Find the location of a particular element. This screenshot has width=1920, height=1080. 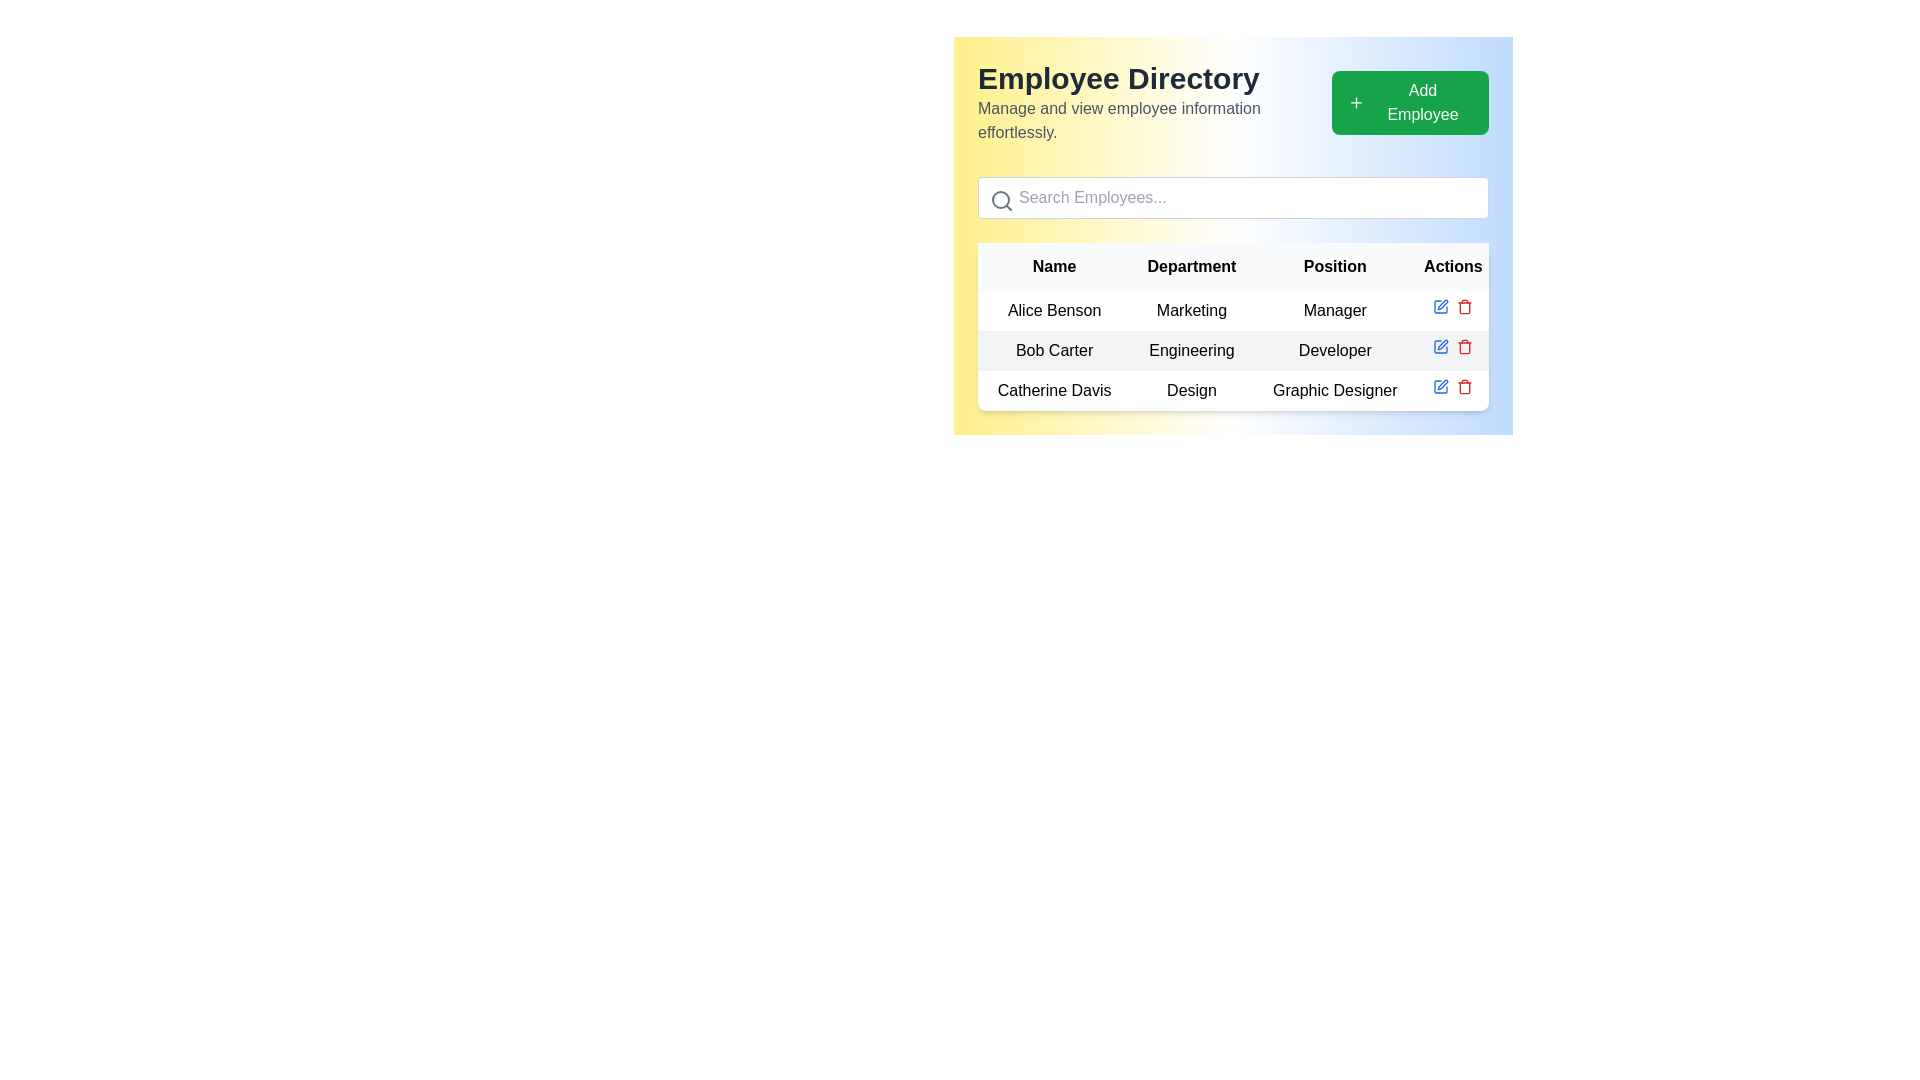

the second data row of the employee table is located at coordinates (1232, 350).